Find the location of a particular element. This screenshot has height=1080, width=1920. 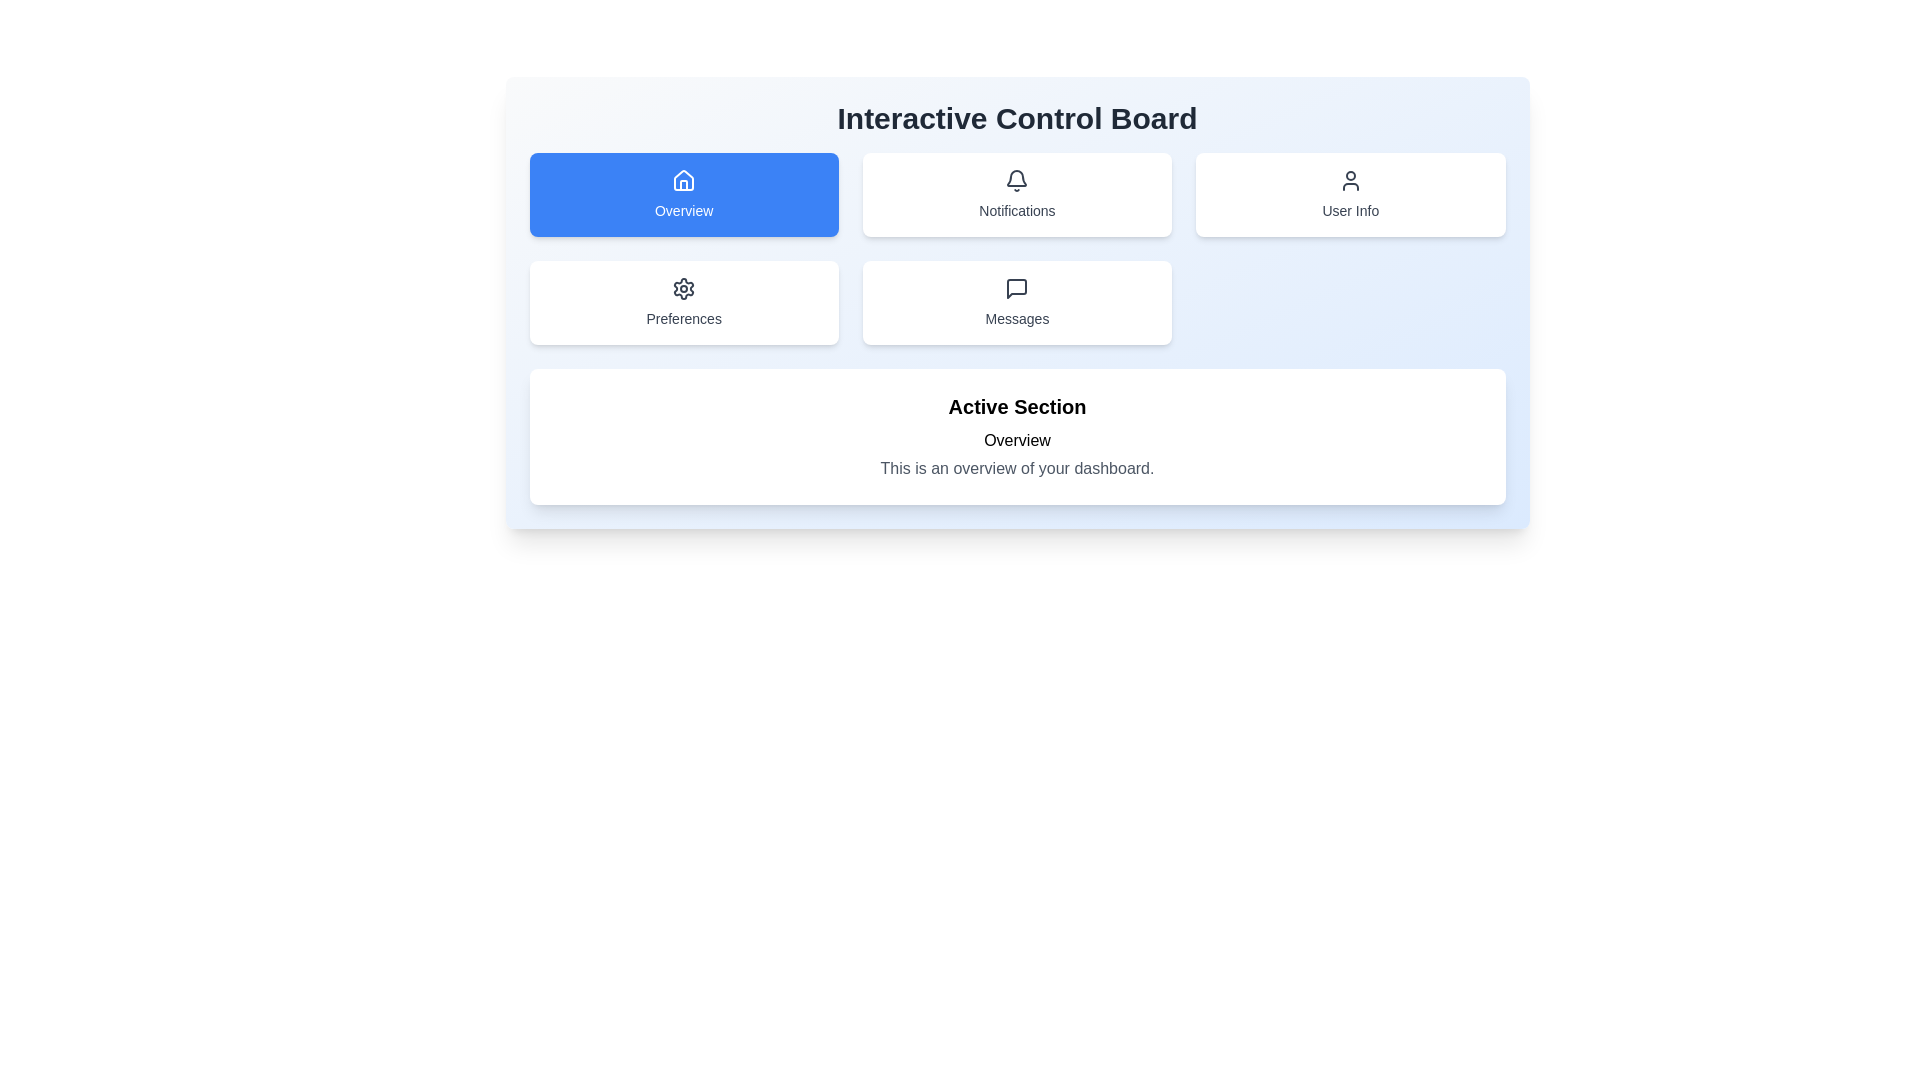

the messages icon located in the Messages section of the user dashboard, which represents the chat functionality is located at coordinates (1017, 289).